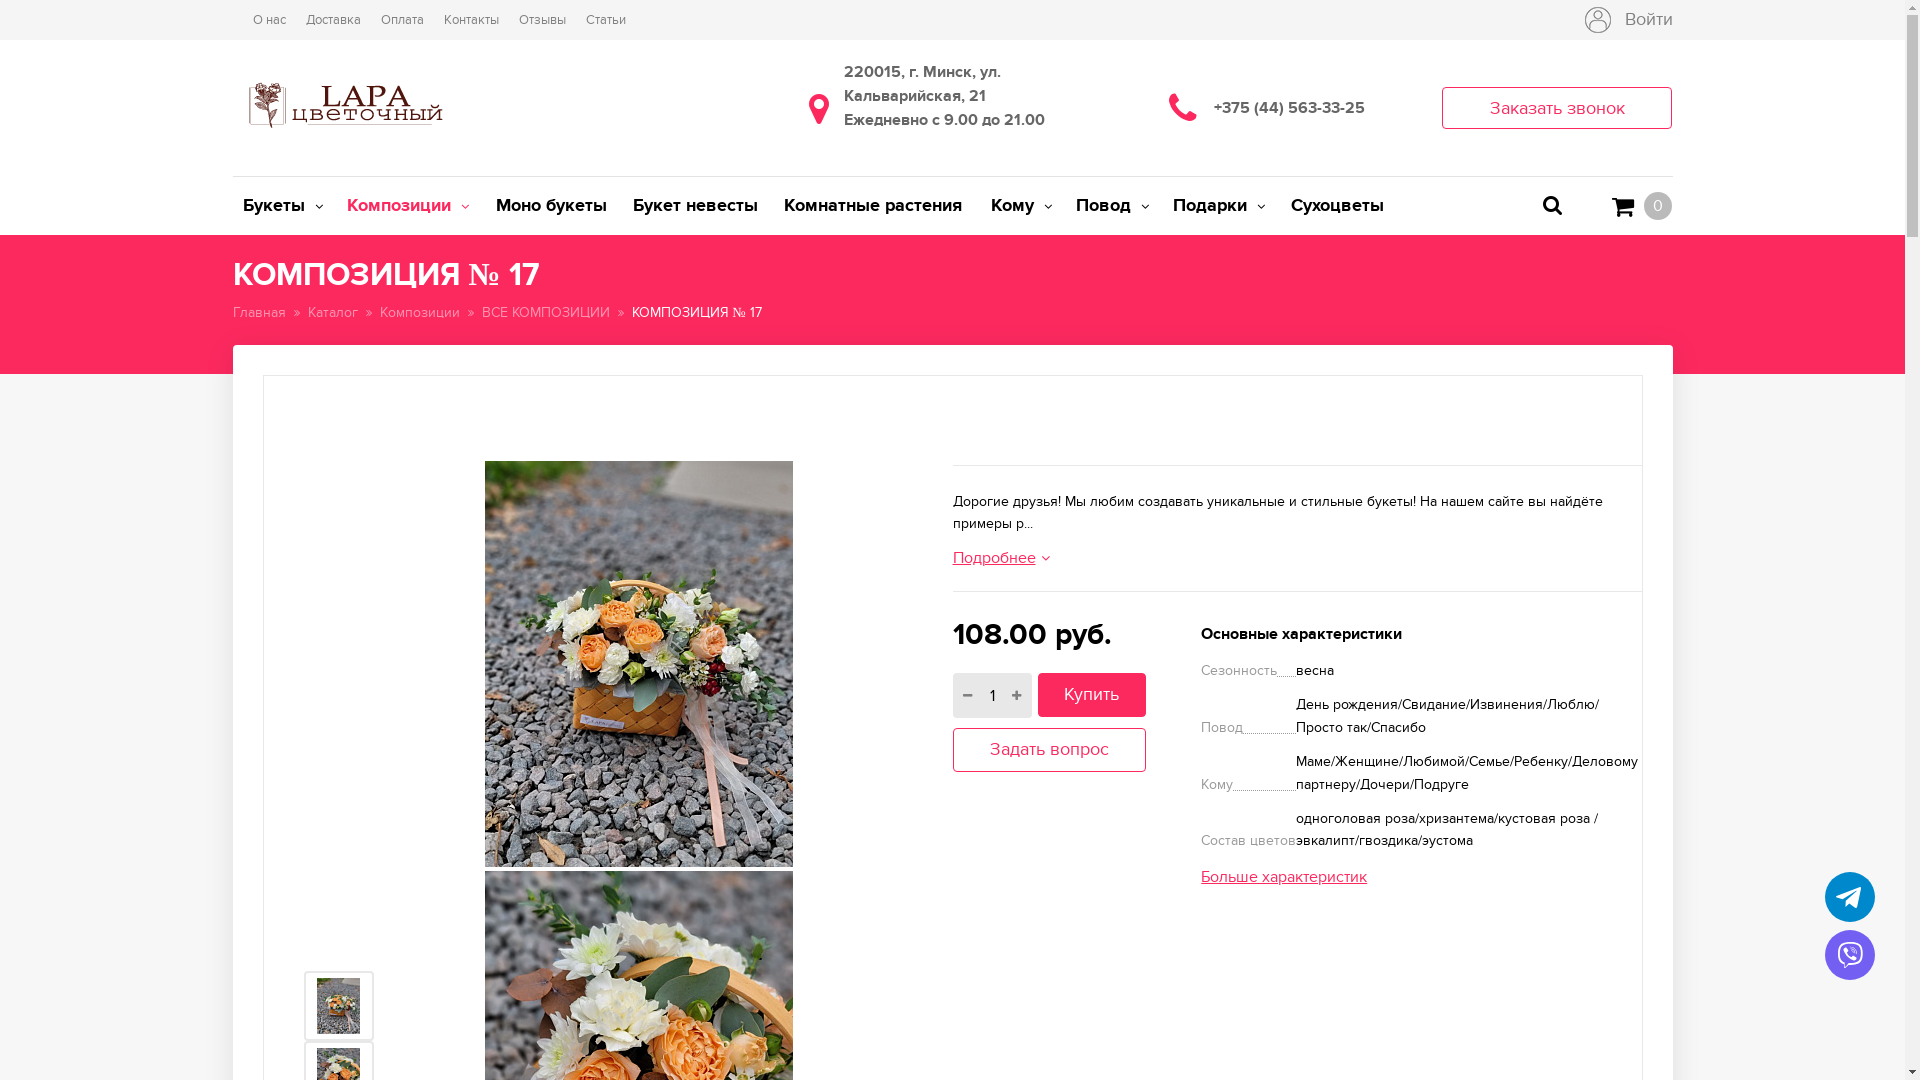 This screenshot has height=1080, width=1920. Describe the element at coordinates (1306, 108) in the screenshot. I see `'+375 (44) 563-33-25'` at that location.